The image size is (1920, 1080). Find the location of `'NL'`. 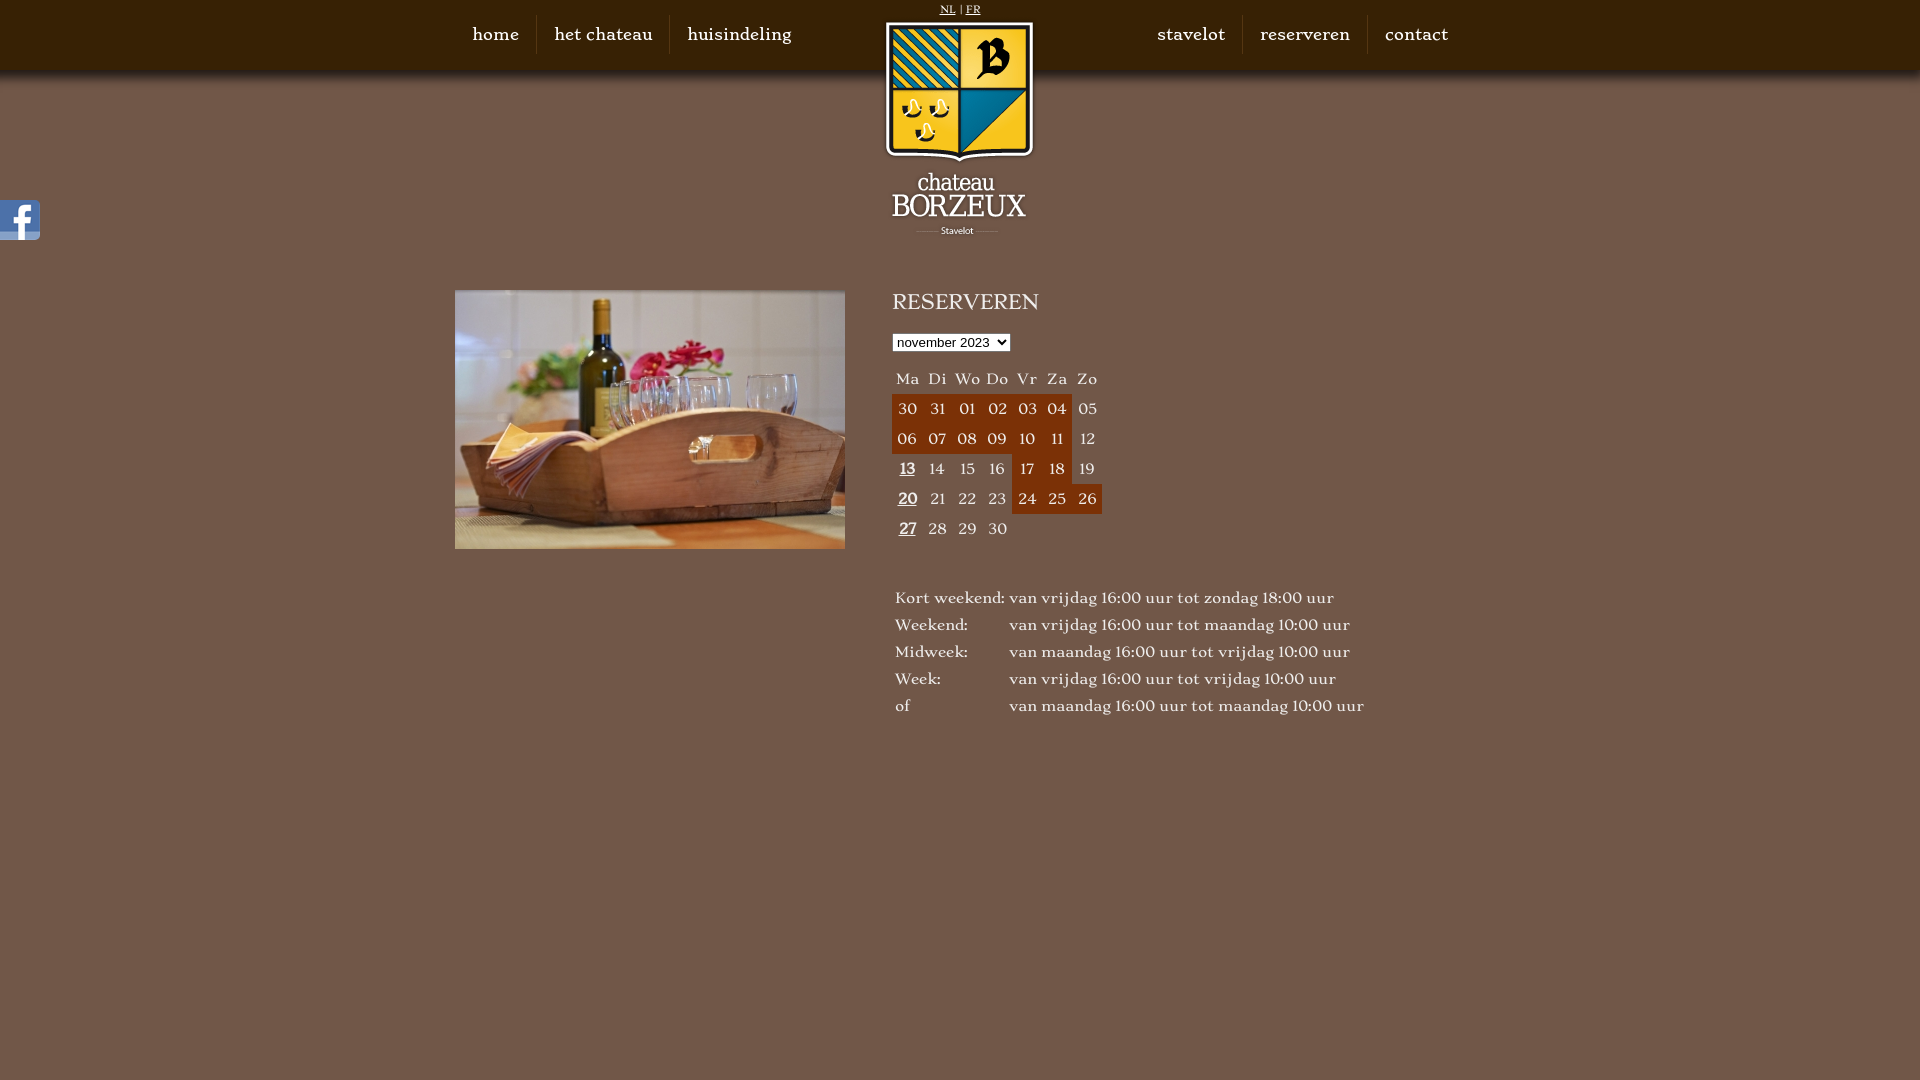

'NL' is located at coordinates (947, 9).